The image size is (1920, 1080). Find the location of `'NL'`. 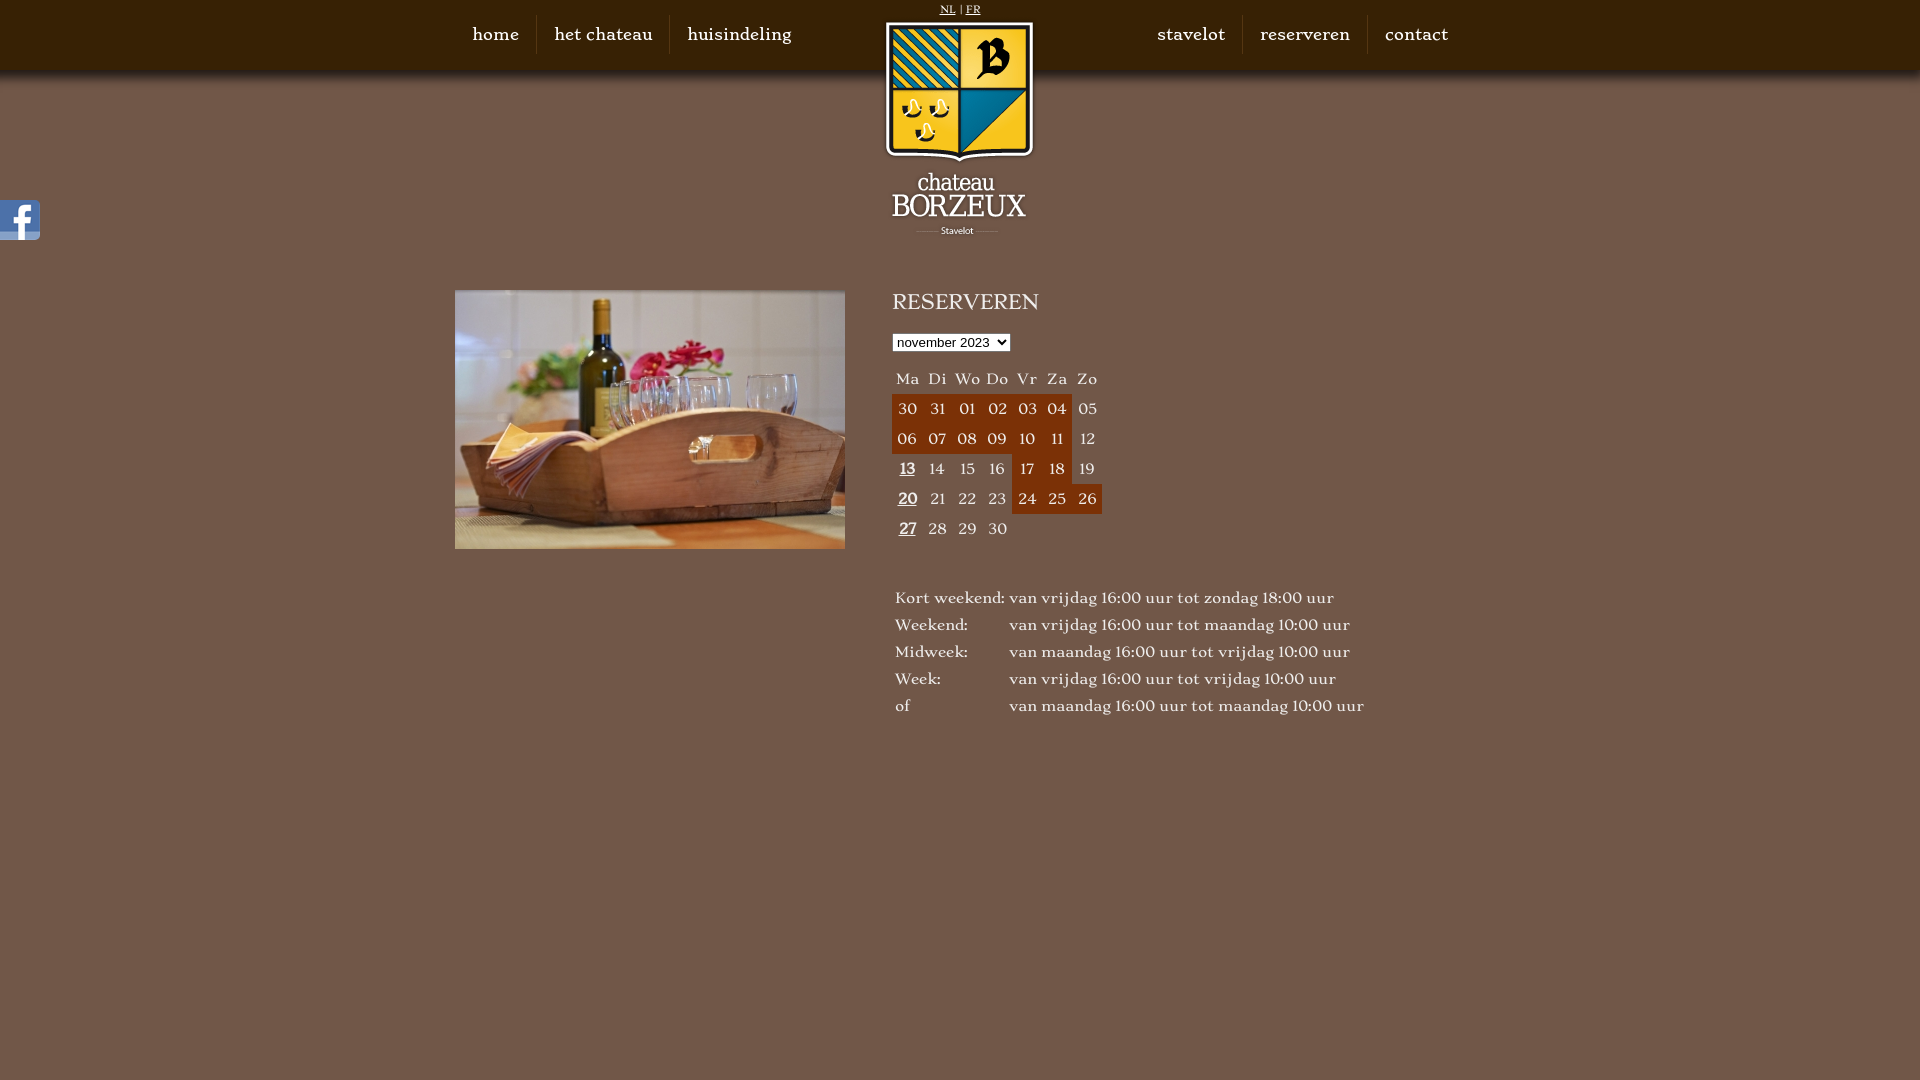

'NL' is located at coordinates (947, 9).